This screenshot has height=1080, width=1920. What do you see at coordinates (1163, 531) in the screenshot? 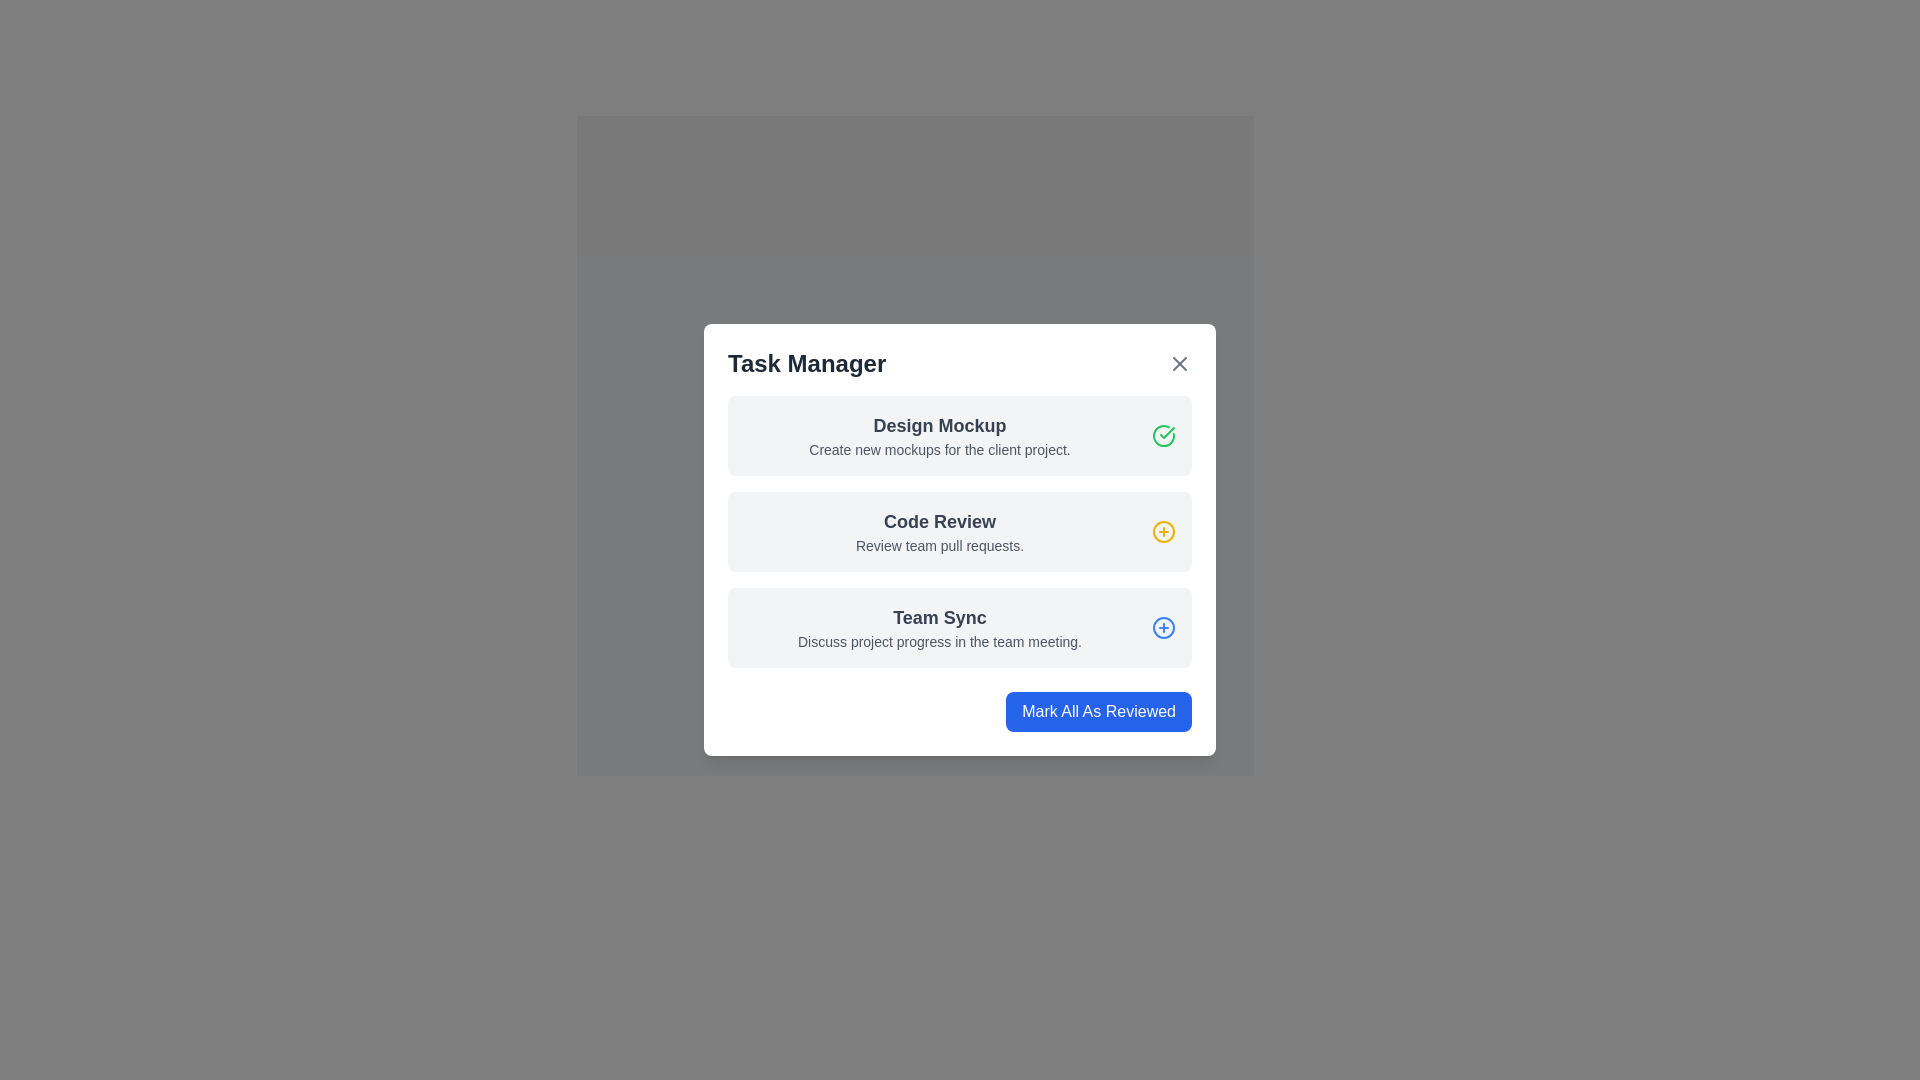
I see `the circular icon with a yellow border and a plus sign in its center, which is located to the right of the 'Code Review' task` at bounding box center [1163, 531].